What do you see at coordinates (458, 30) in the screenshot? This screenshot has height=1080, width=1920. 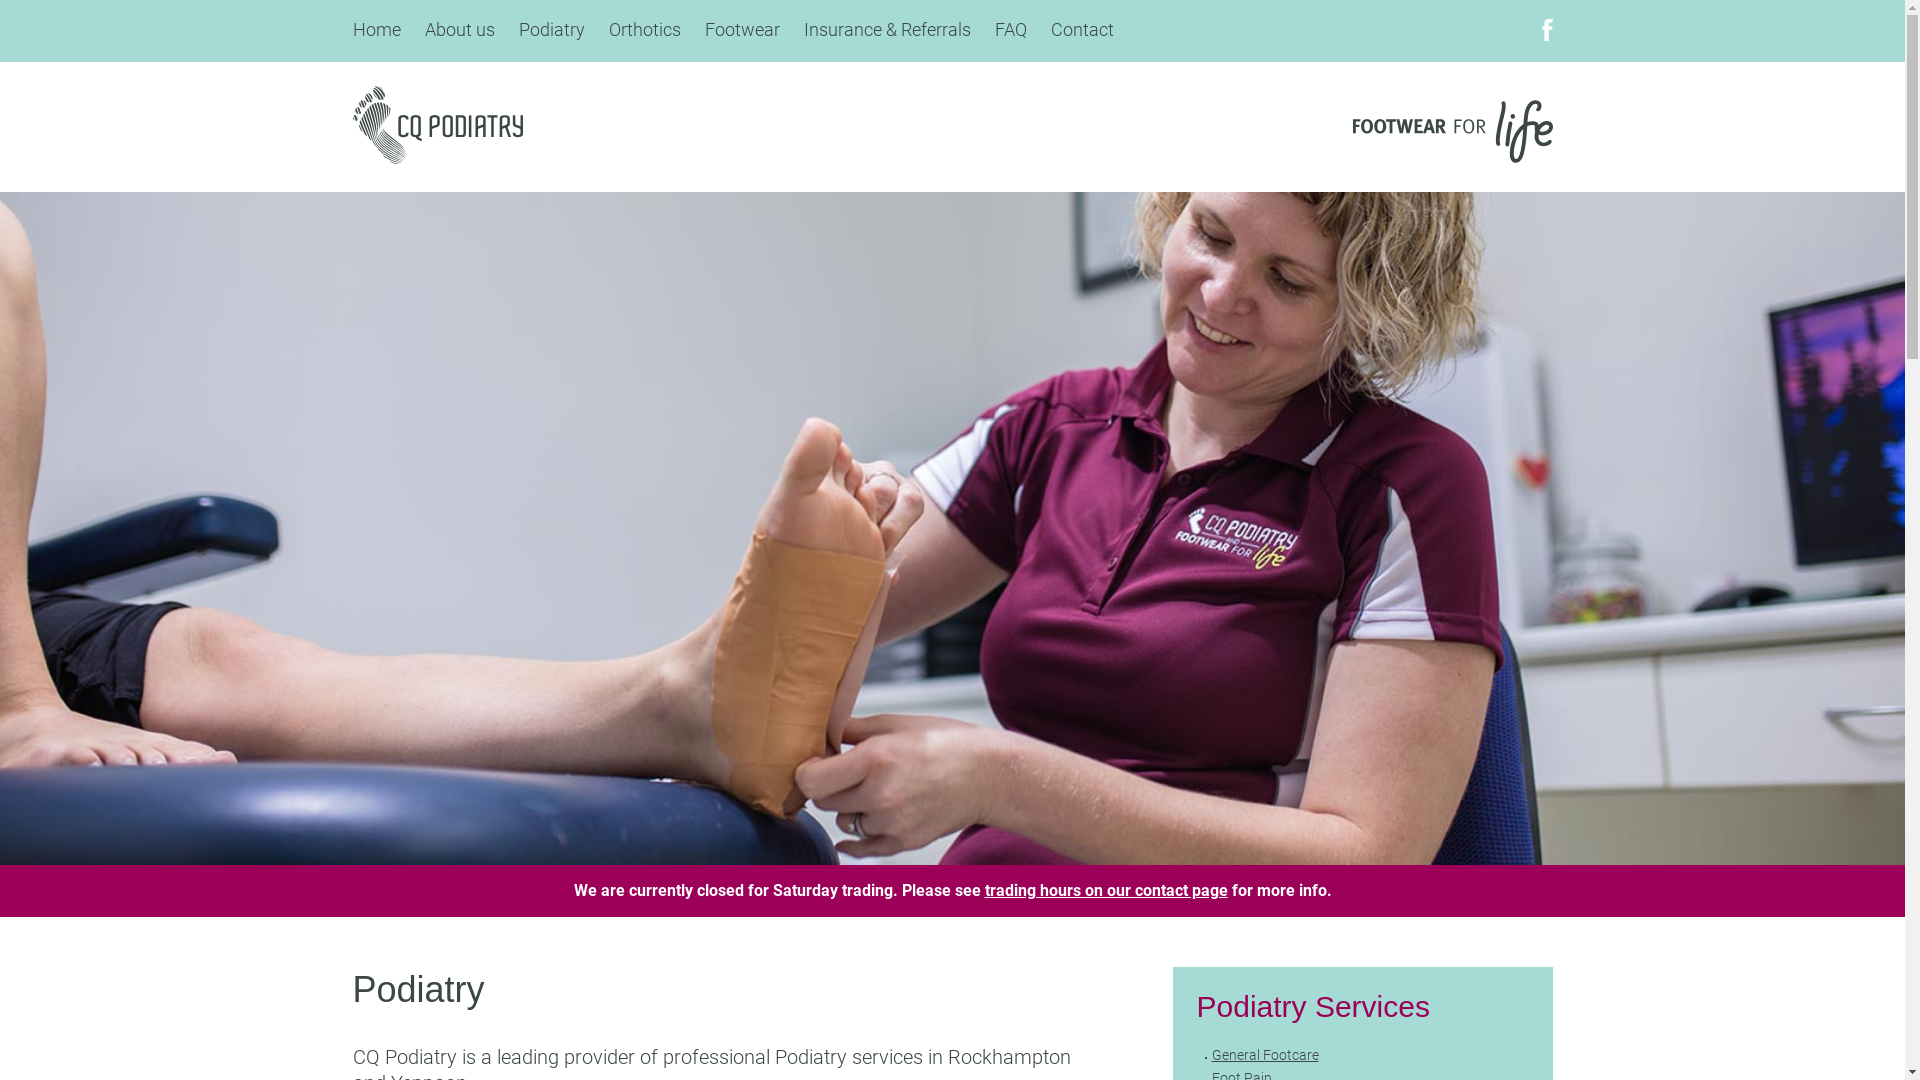 I see `'About us'` at bounding box center [458, 30].